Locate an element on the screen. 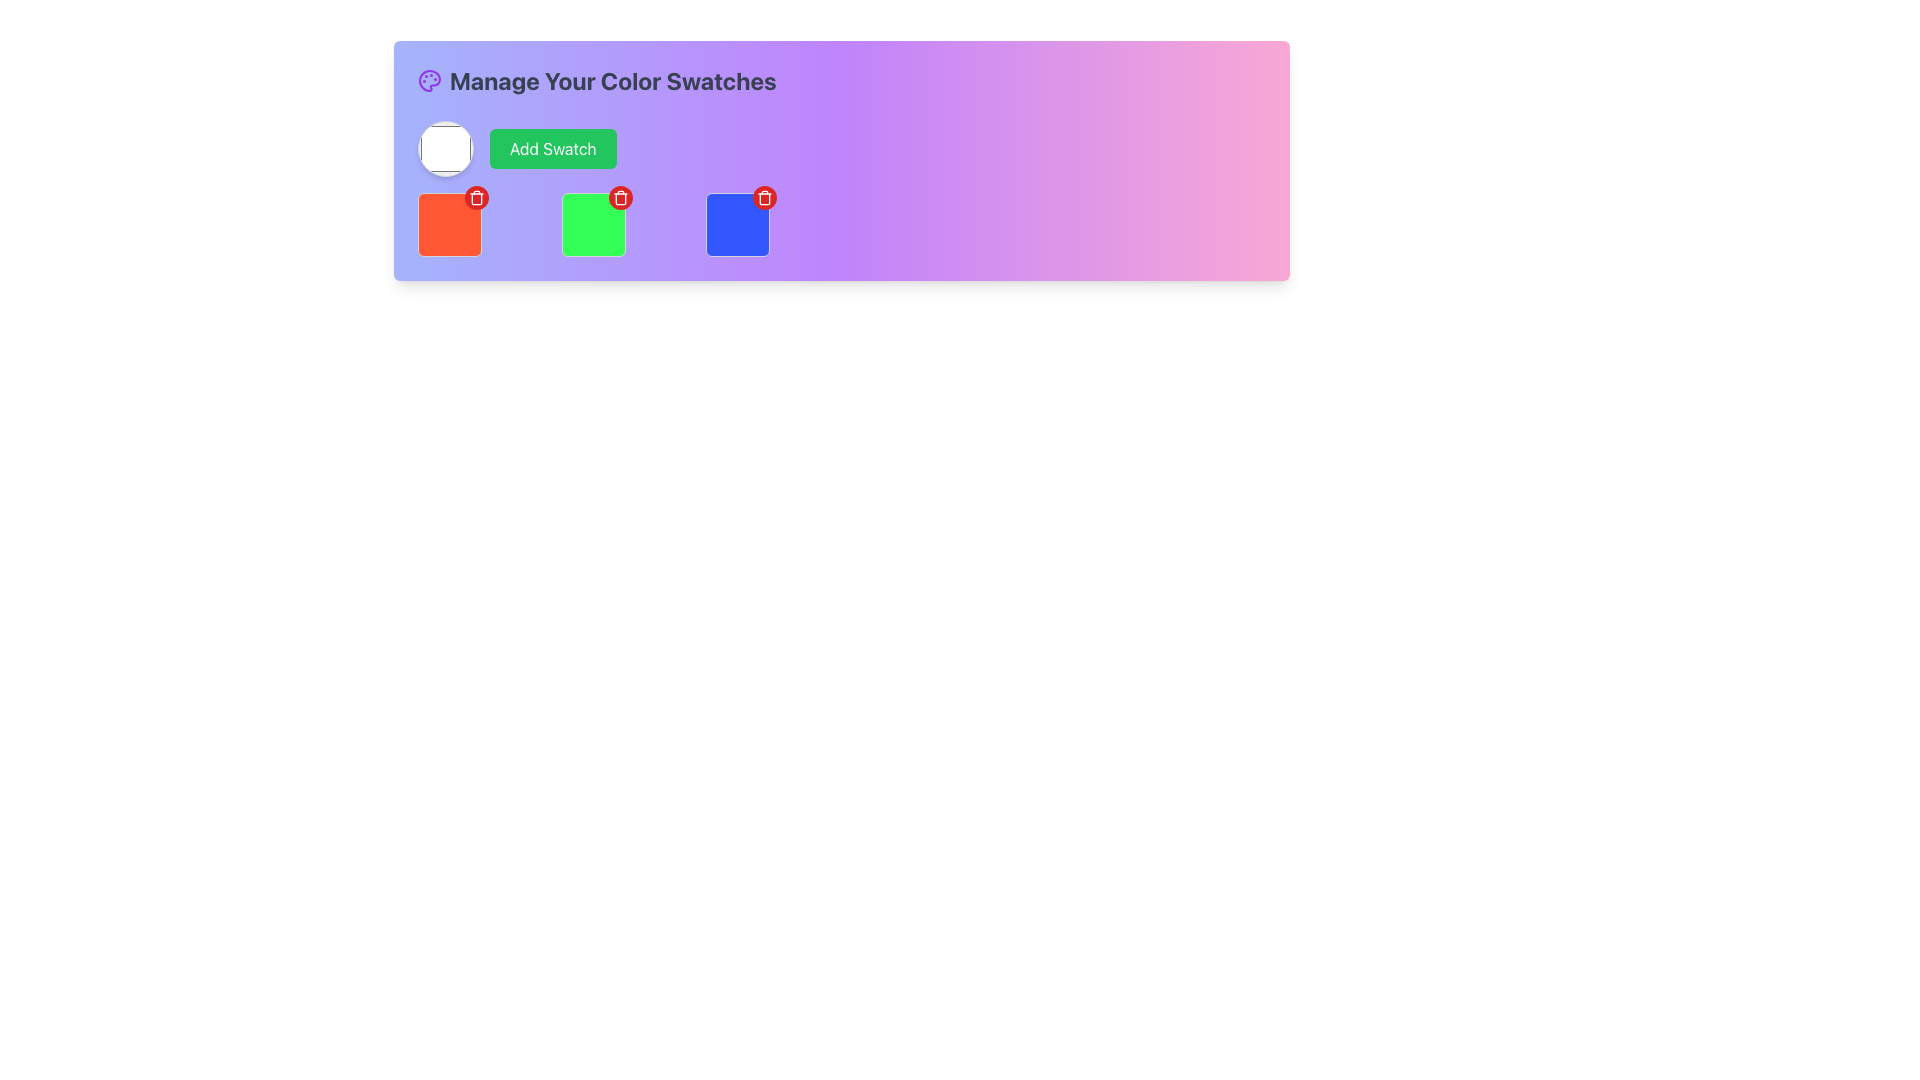 The width and height of the screenshot is (1920, 1080). the red circular delete button with a trash icon located at the top-right corner of the red color swatch is located at coordinates (475, 197).